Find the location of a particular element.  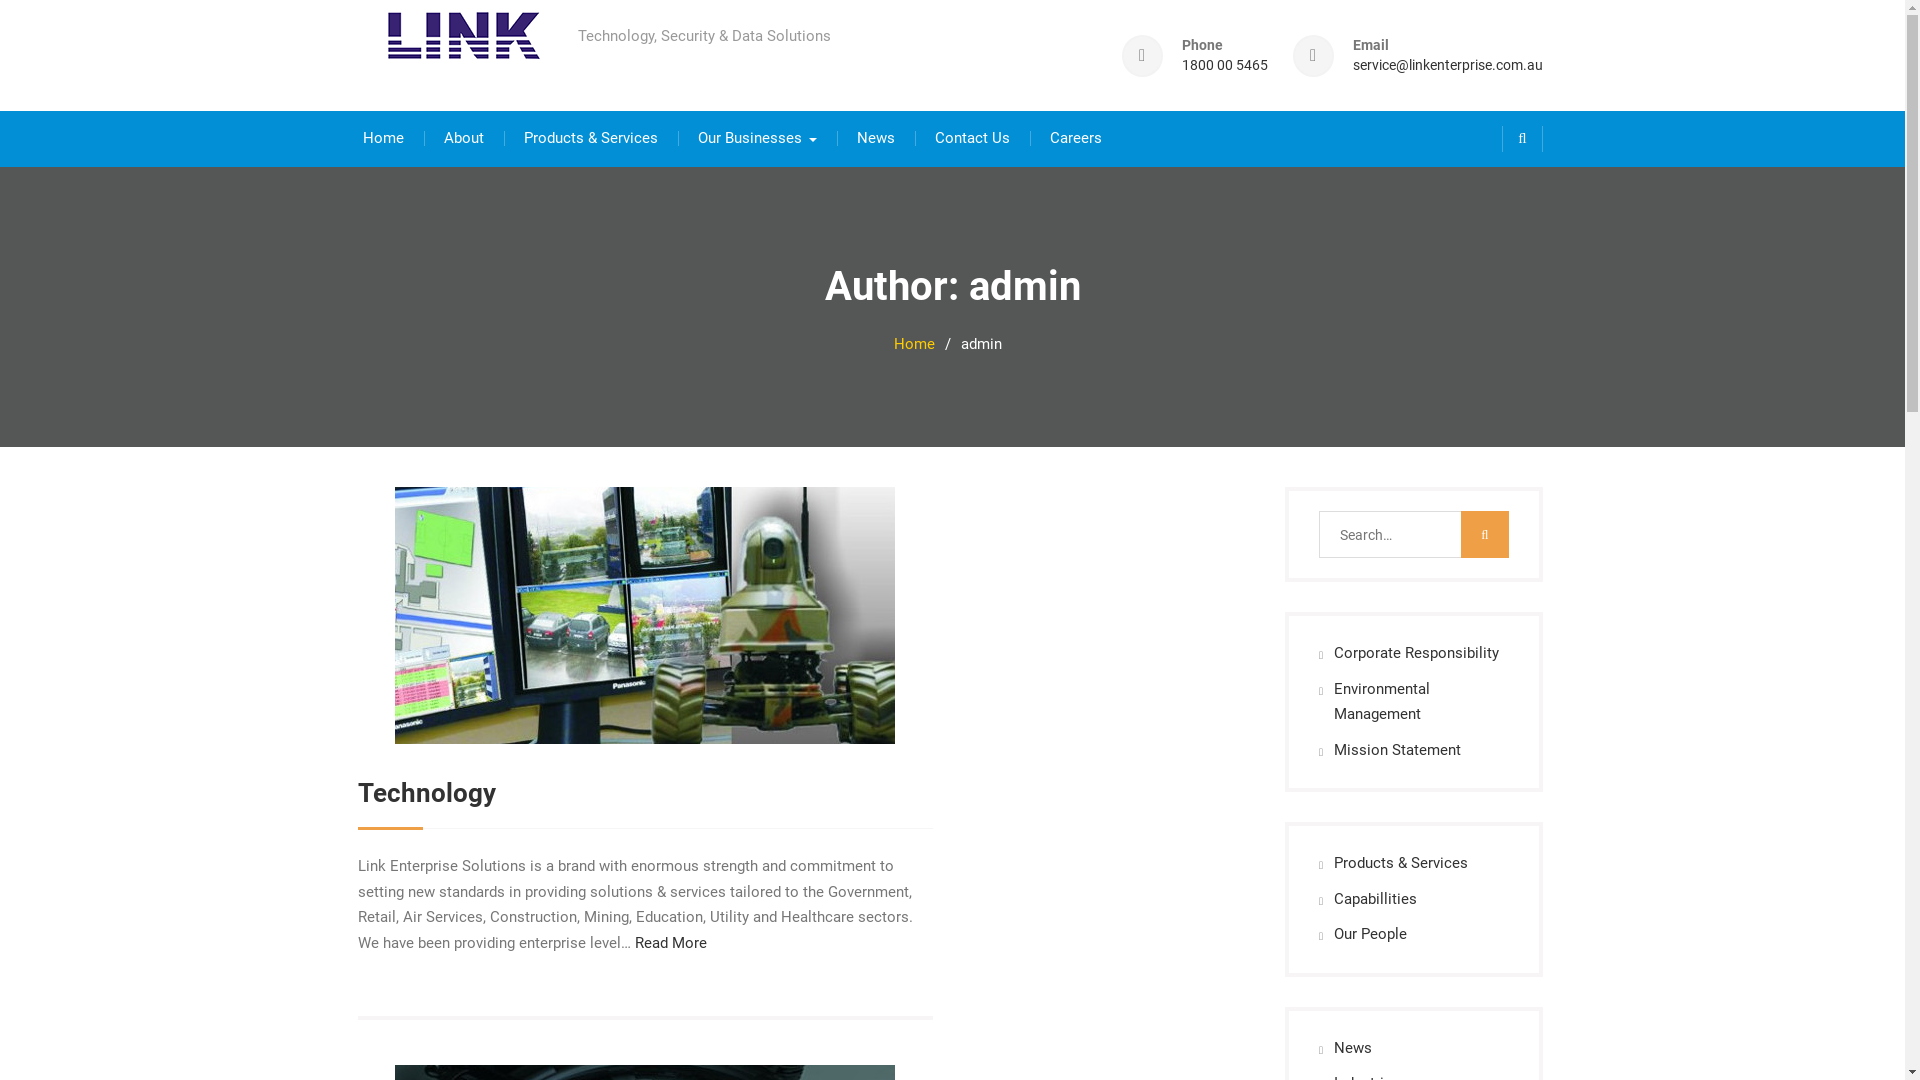

'Contact Us' is located at coordinates (971, 137).